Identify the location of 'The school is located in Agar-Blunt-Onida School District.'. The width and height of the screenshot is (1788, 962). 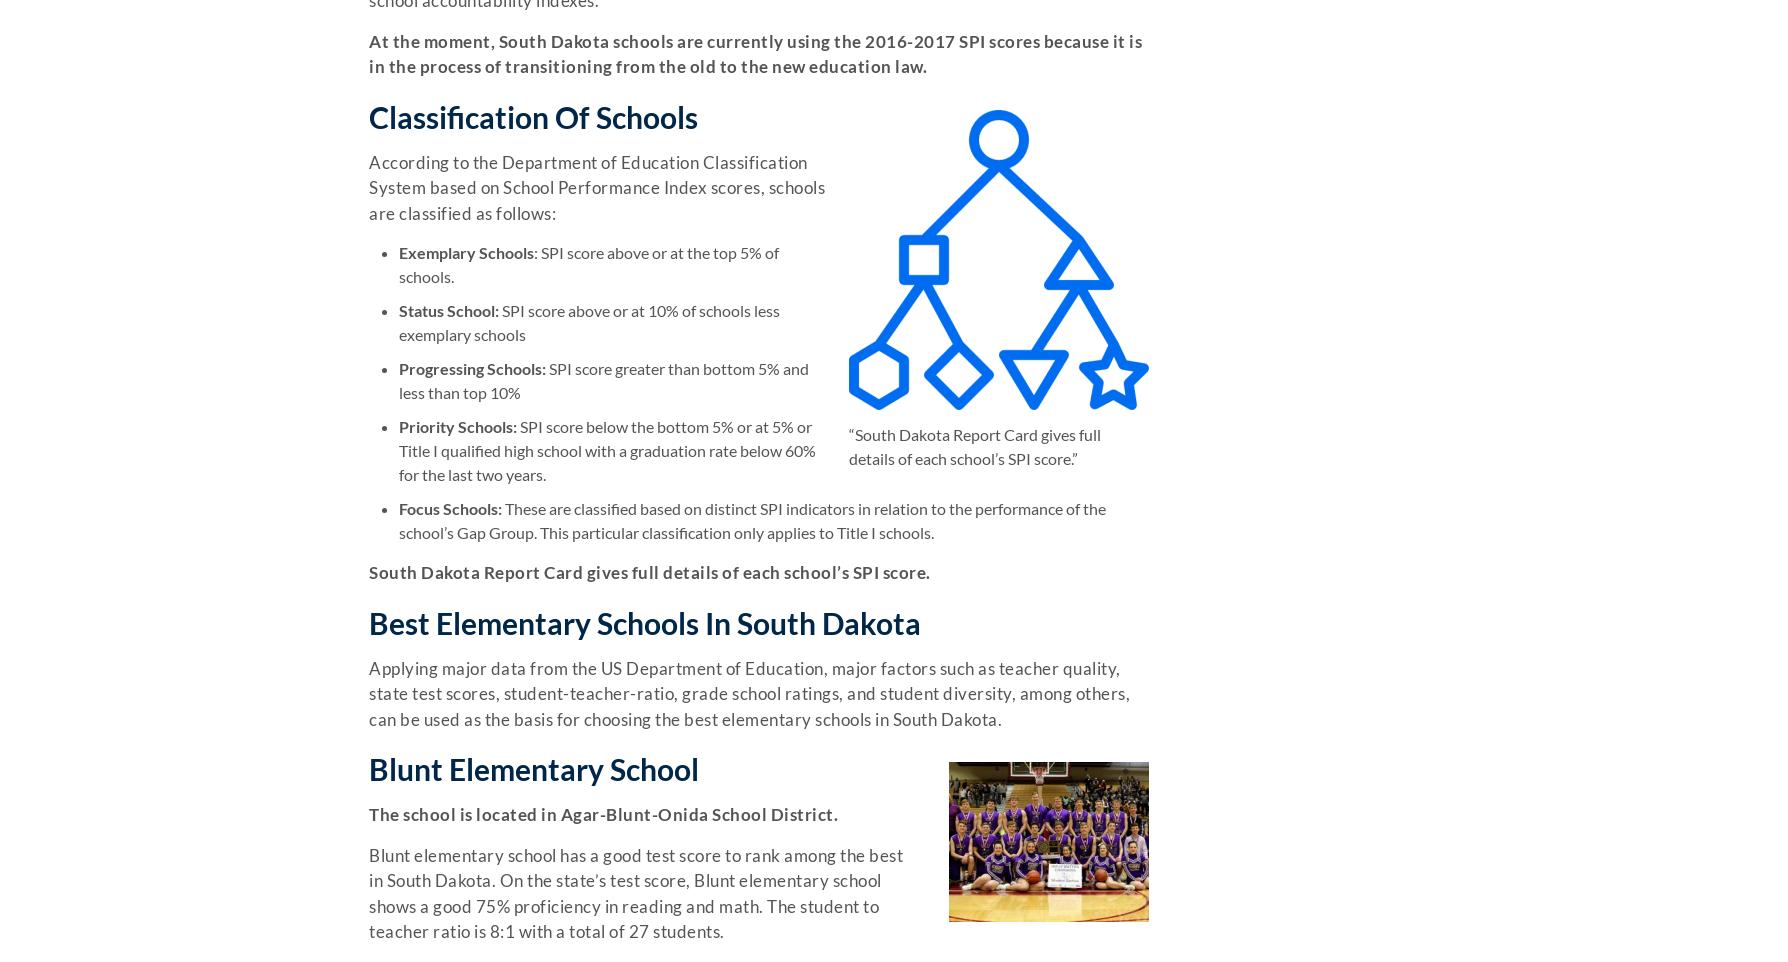
(368, 813).